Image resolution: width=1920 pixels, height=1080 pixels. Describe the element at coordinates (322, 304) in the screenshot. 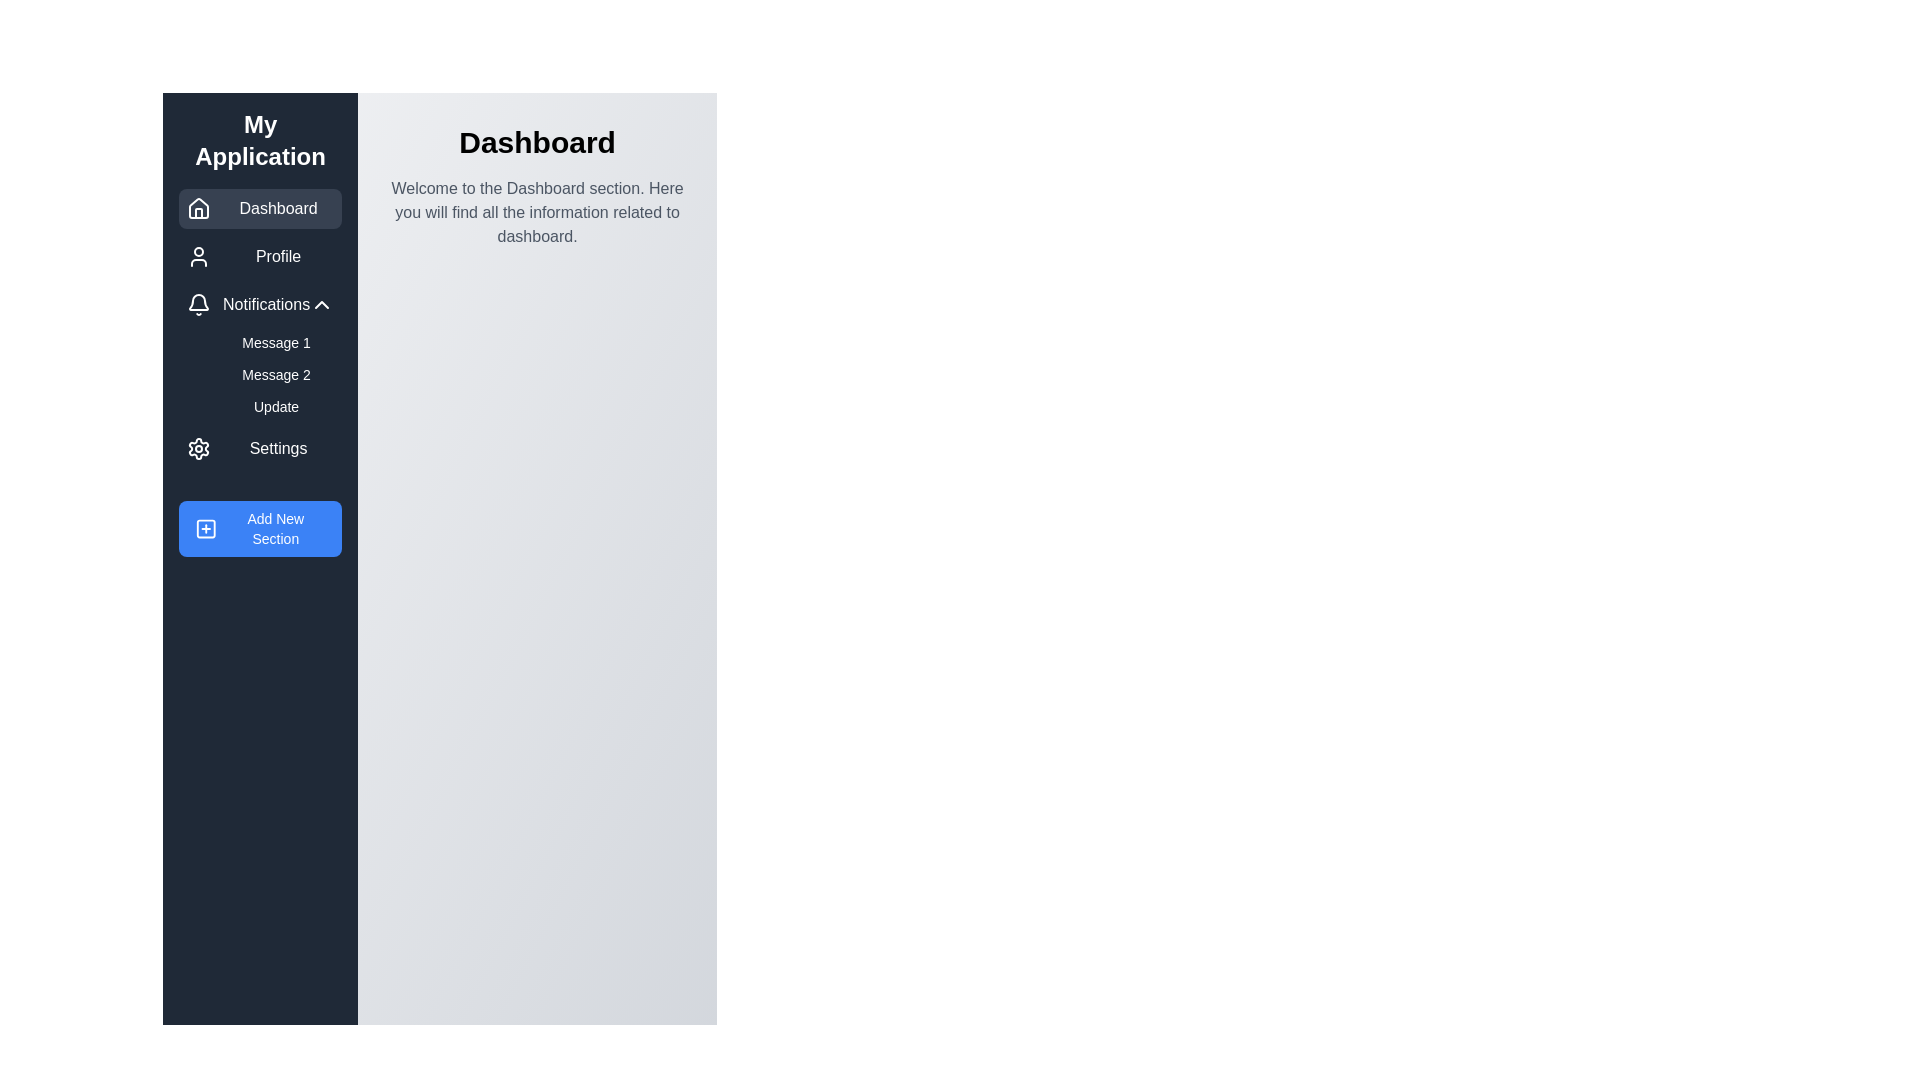

I see `the upward-pointing chevron-shaped icon next to the 'Notifications' text to potentially display a tooltip` at that location.